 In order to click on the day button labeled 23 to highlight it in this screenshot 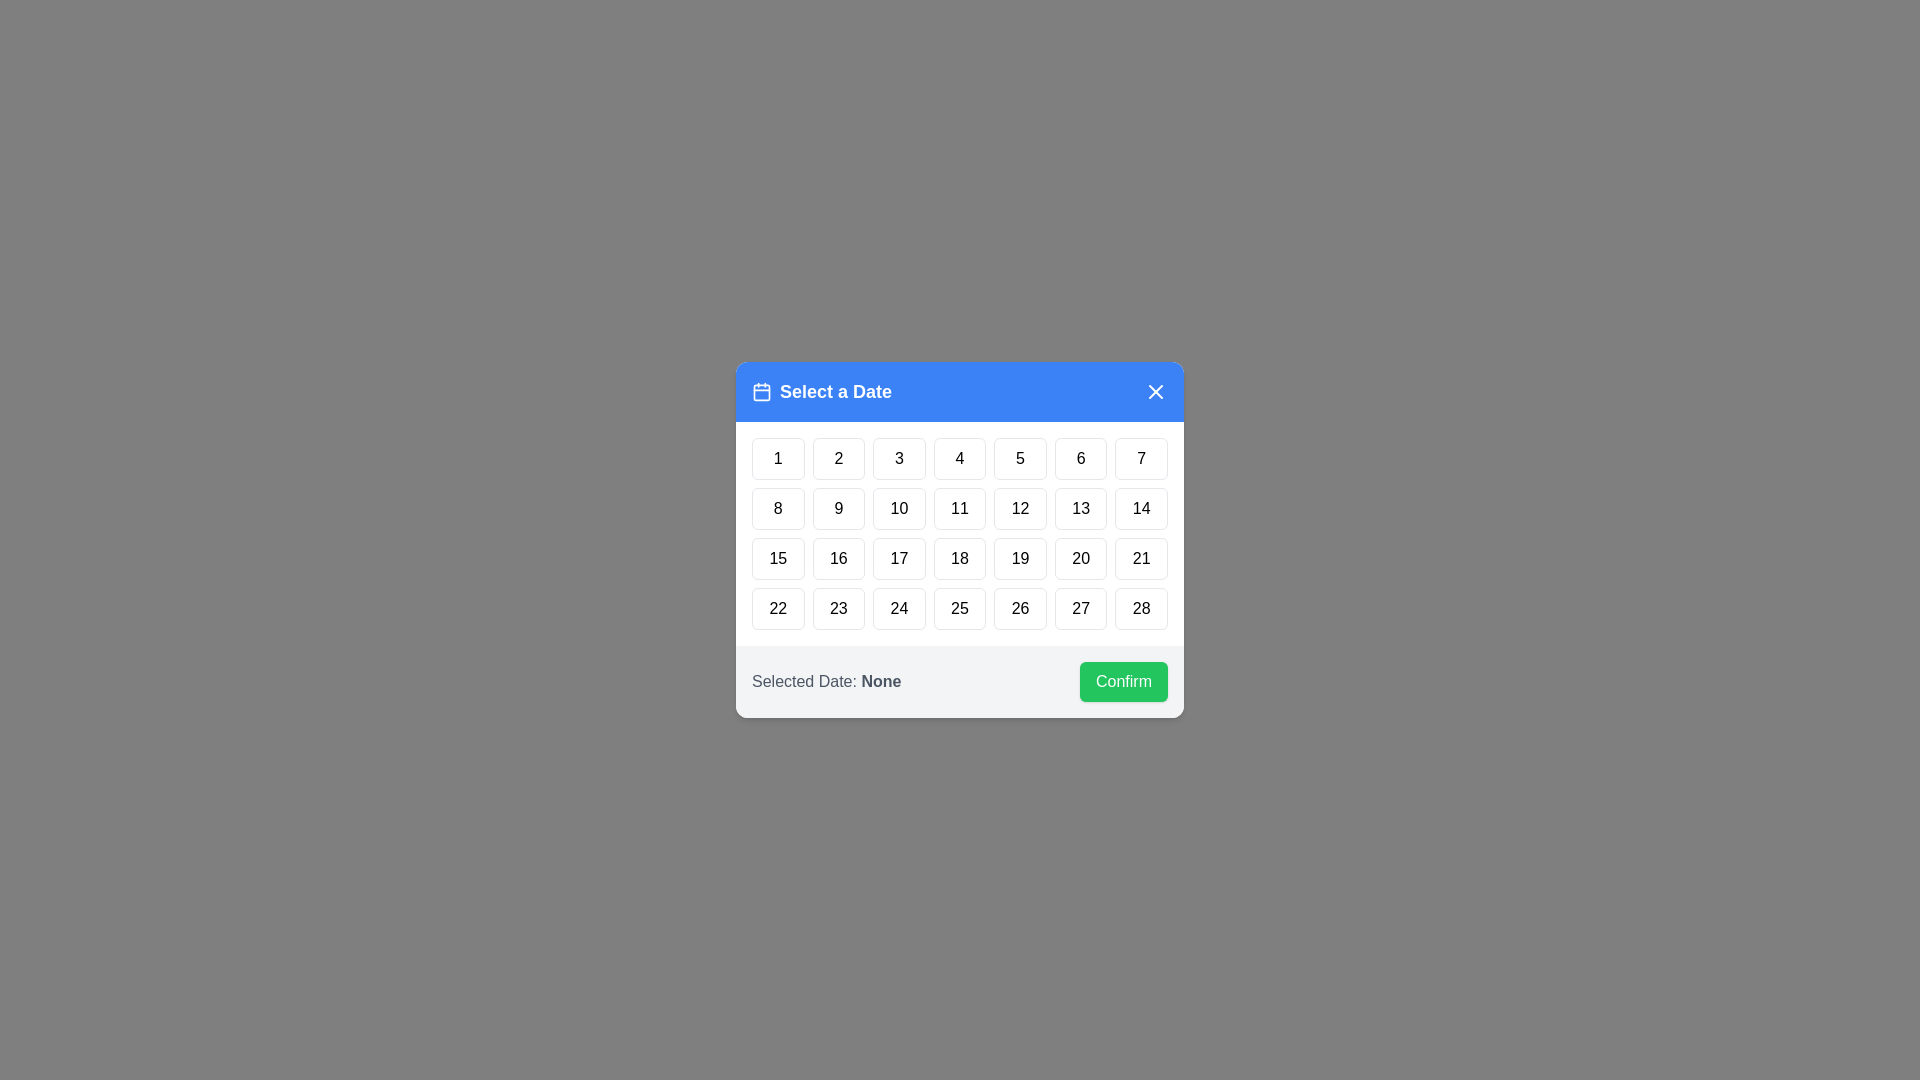, I will do `click(839, 608)`.